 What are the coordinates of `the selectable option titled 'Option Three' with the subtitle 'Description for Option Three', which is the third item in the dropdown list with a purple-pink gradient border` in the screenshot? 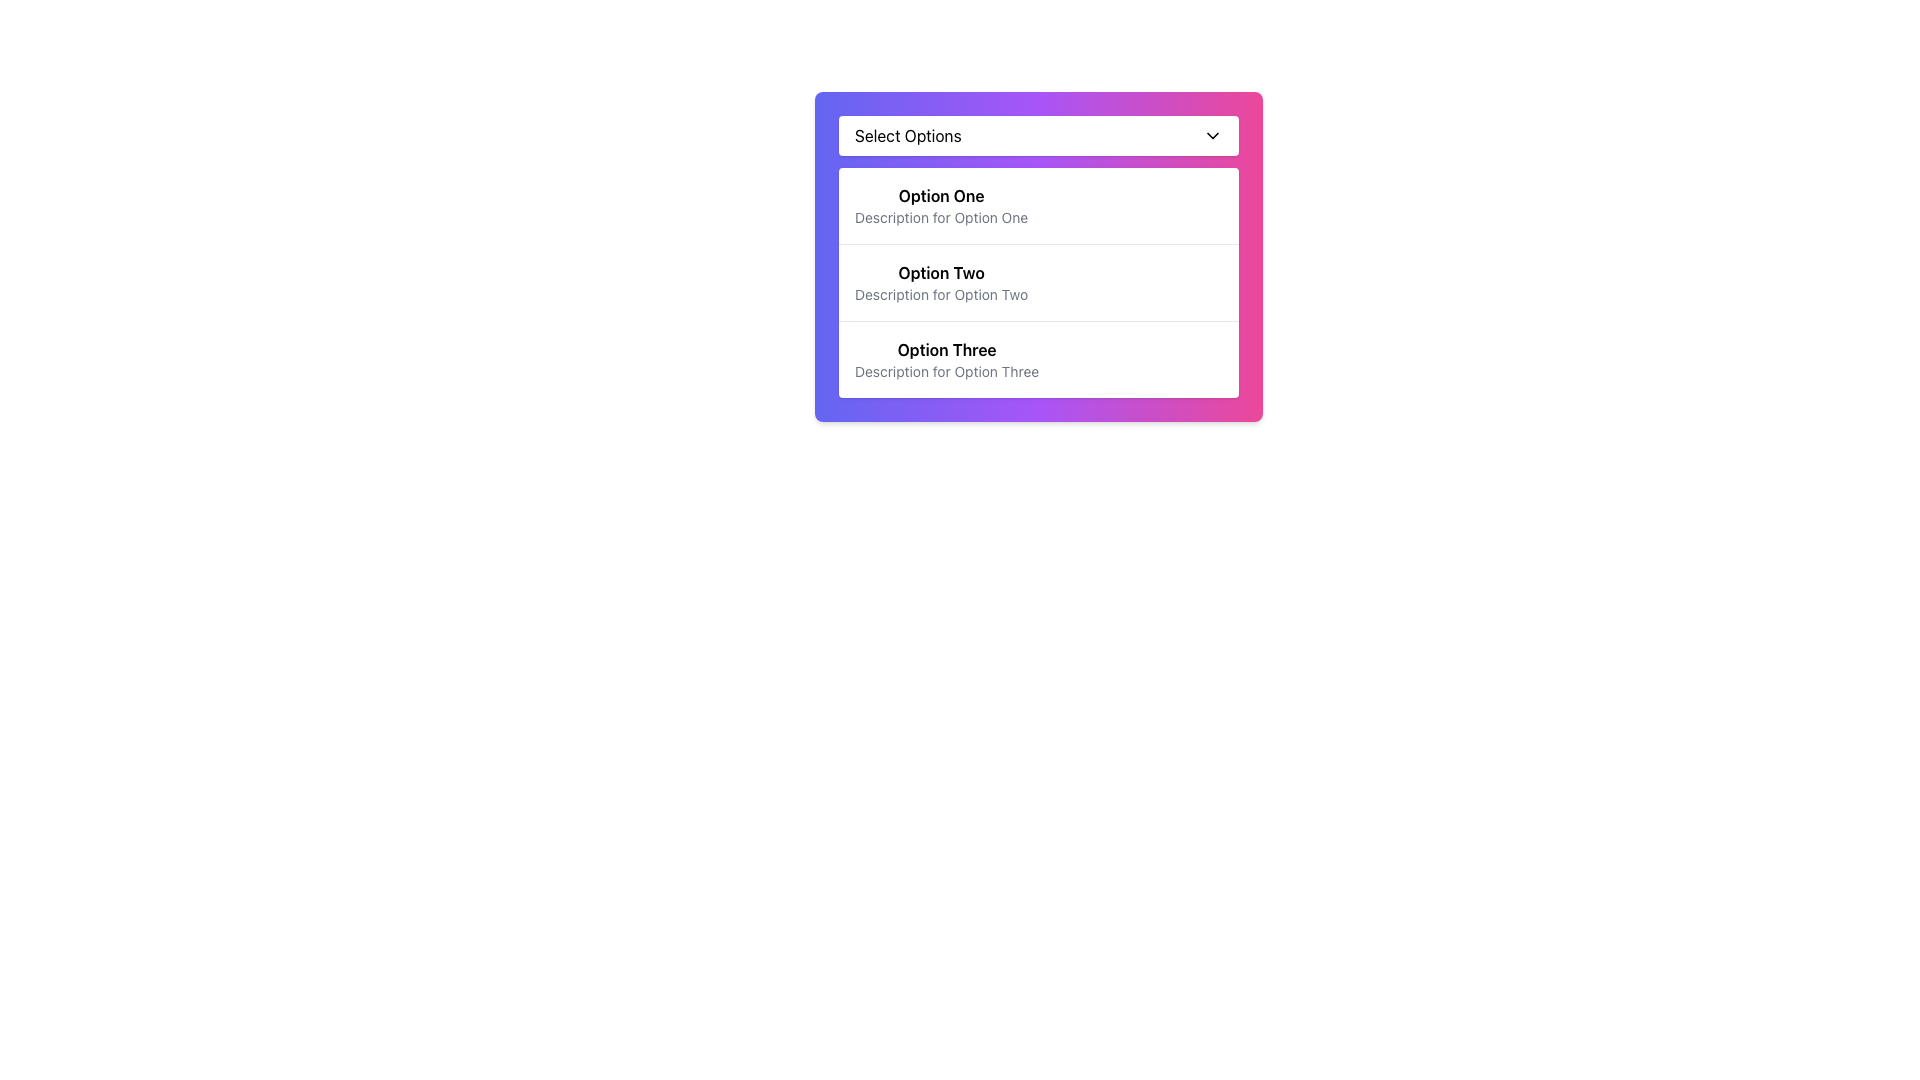 It's located at (946, 358).